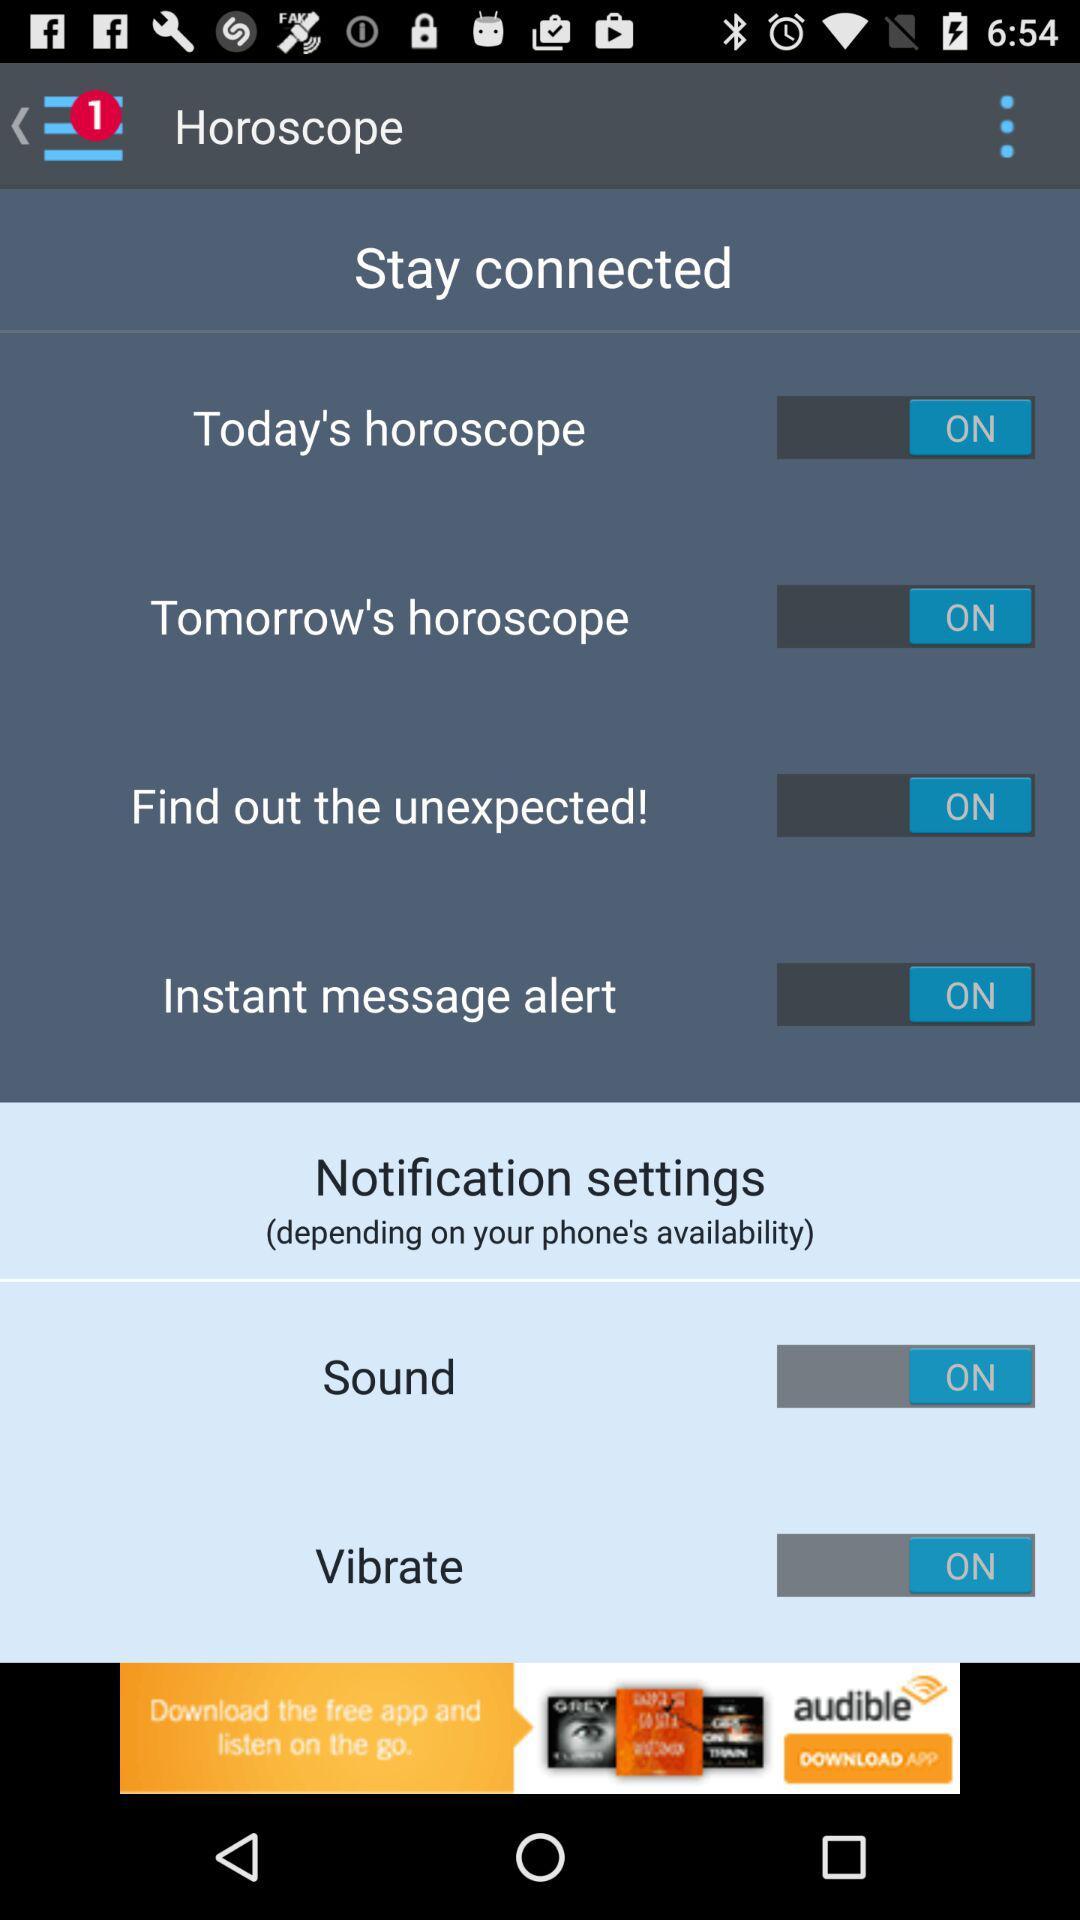 The height and width of the screenshot is (1920, 1080). Describe the element at coordinates (906, 1564) in the screenshot. I see `on button` at that location.